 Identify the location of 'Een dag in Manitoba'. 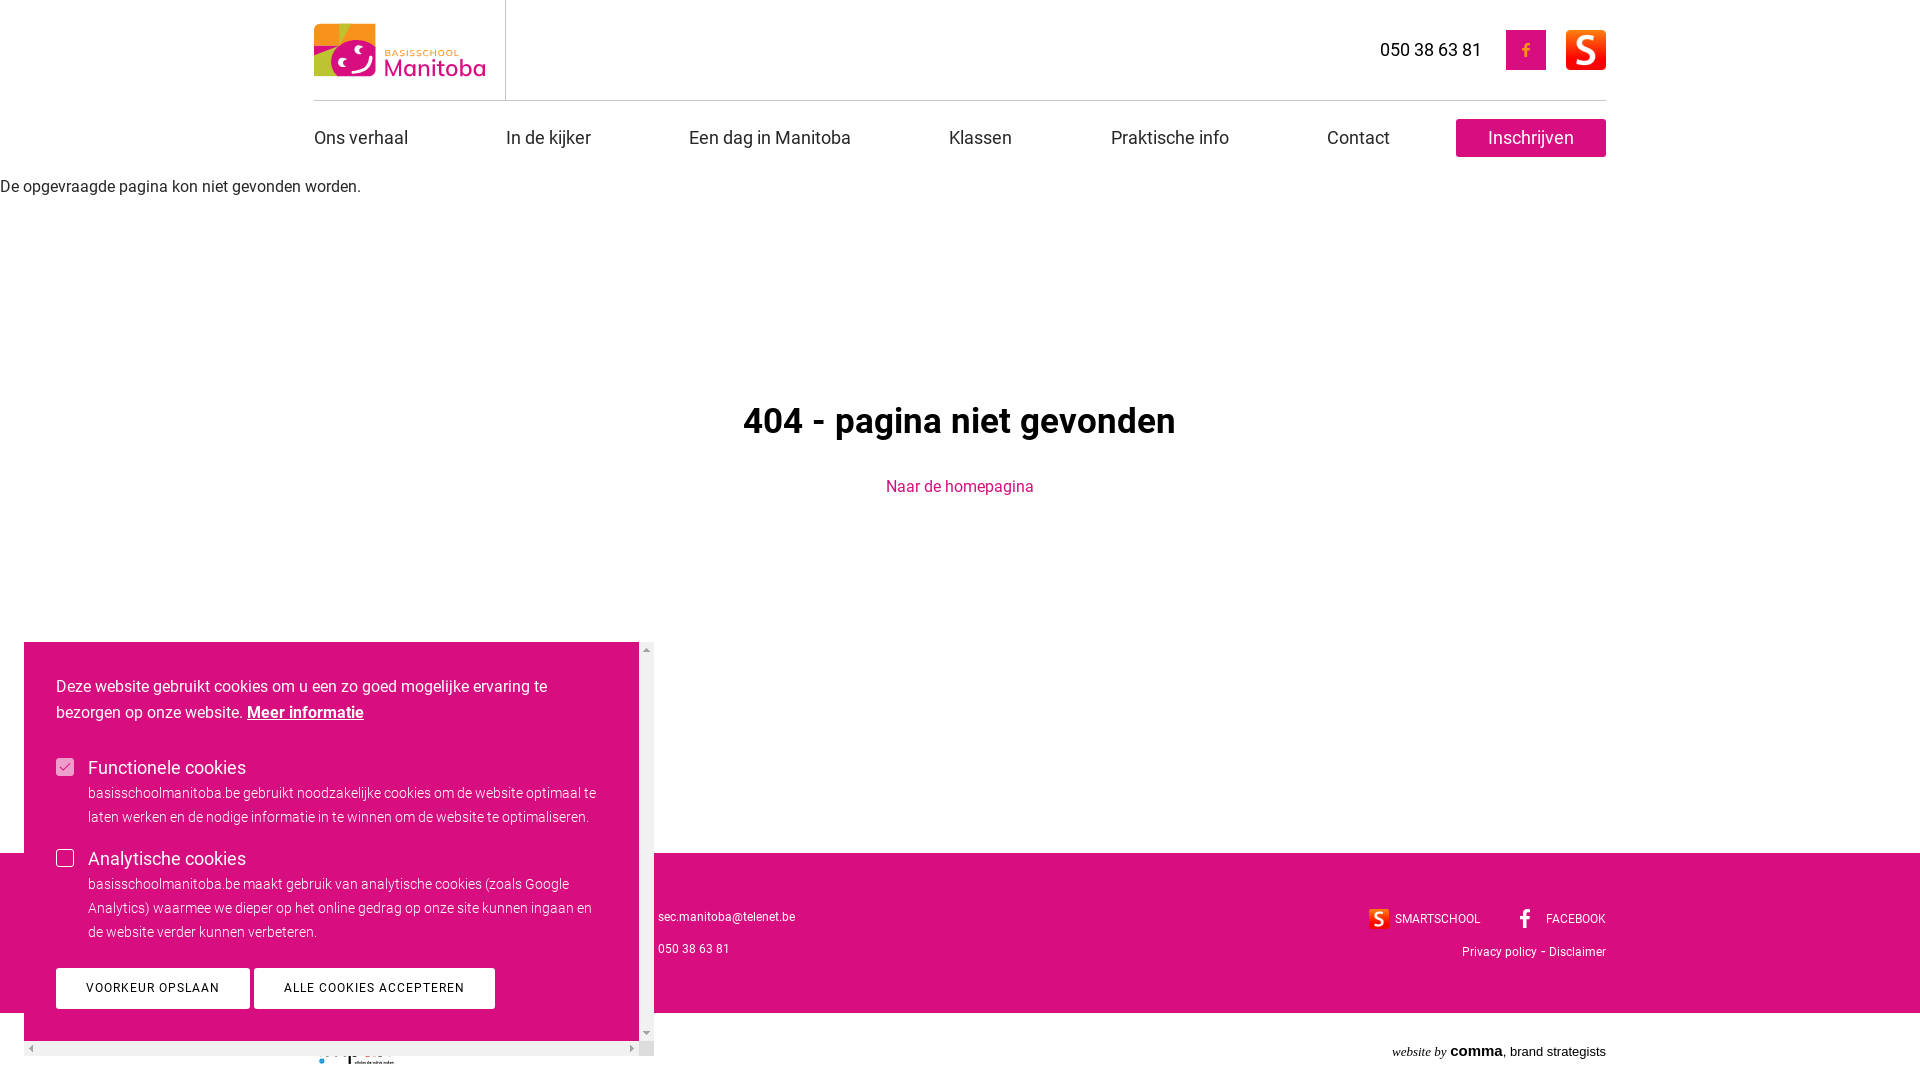
(768, 137).